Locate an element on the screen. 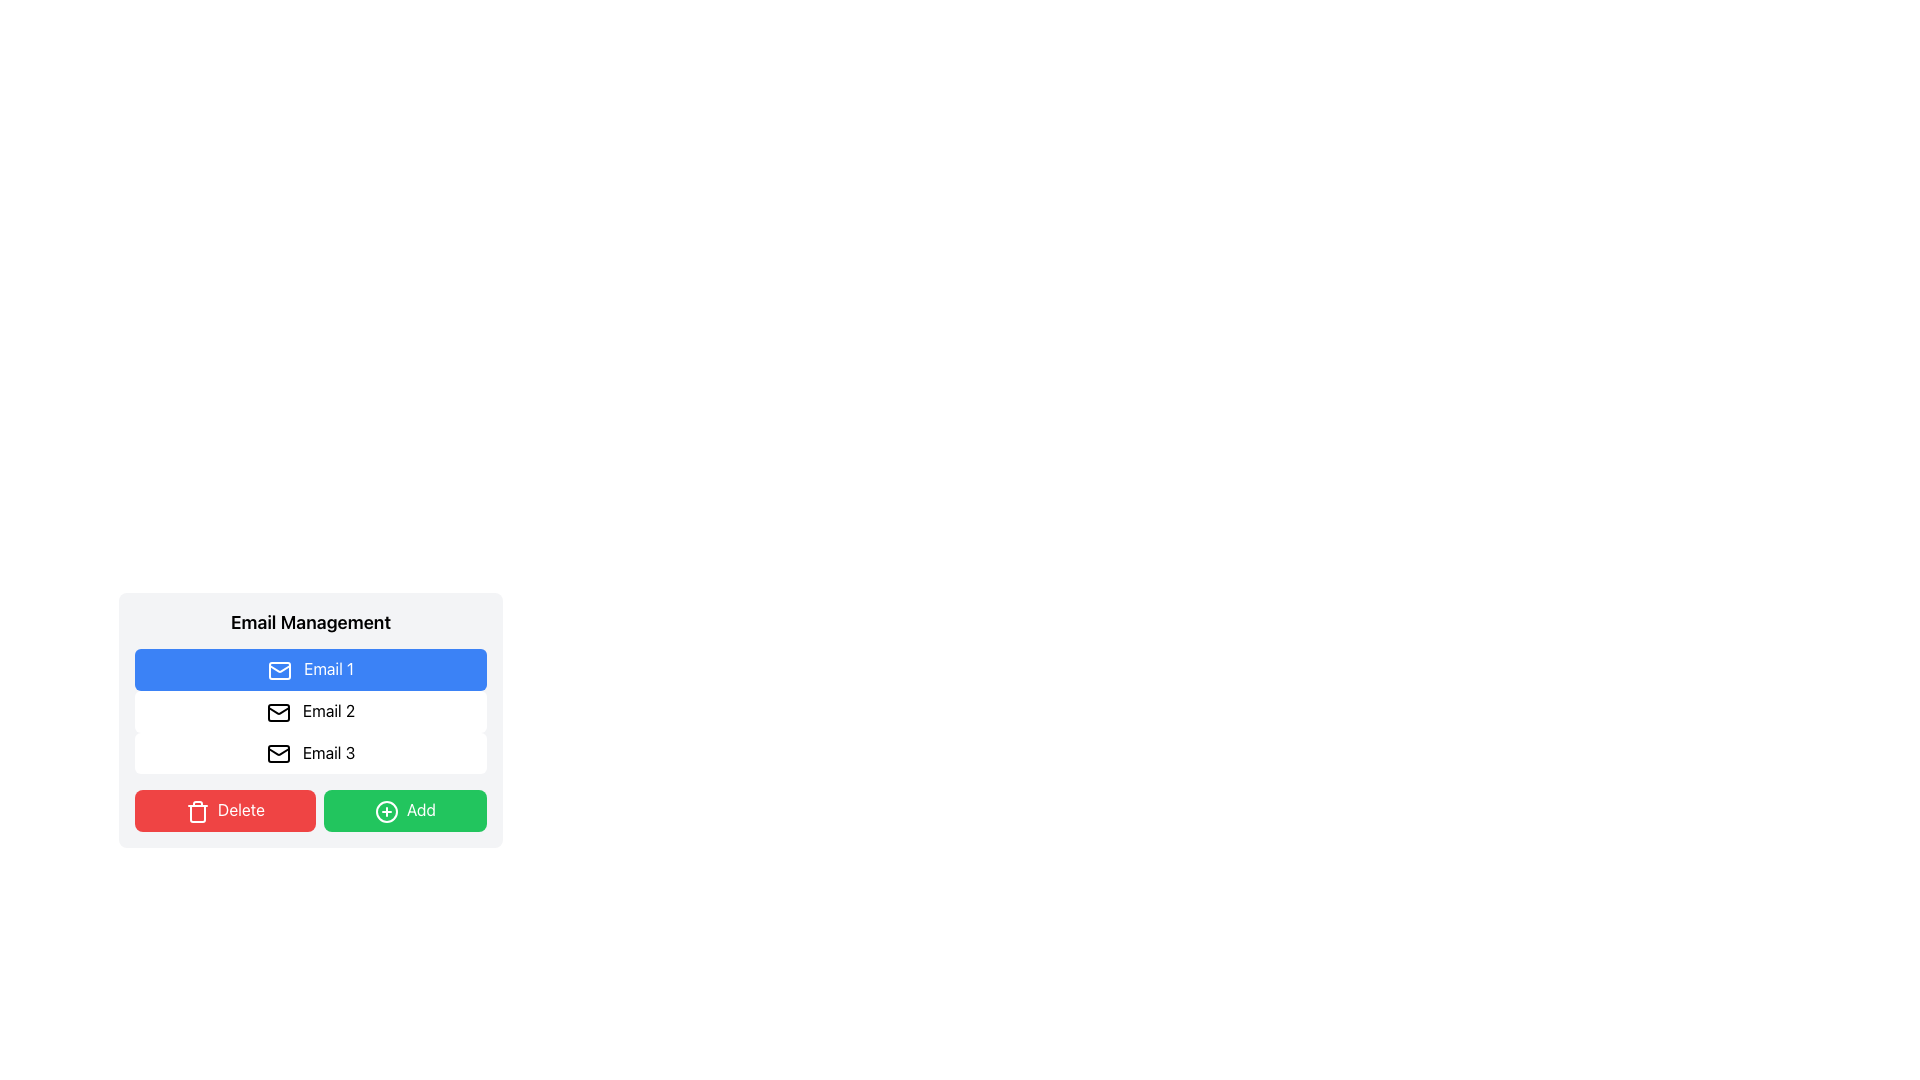 The width and height of the screenshot is (1920, 1080). the 'Email 1' button located at the top of the 'Email Management' section is located at coordinates (310, 668).